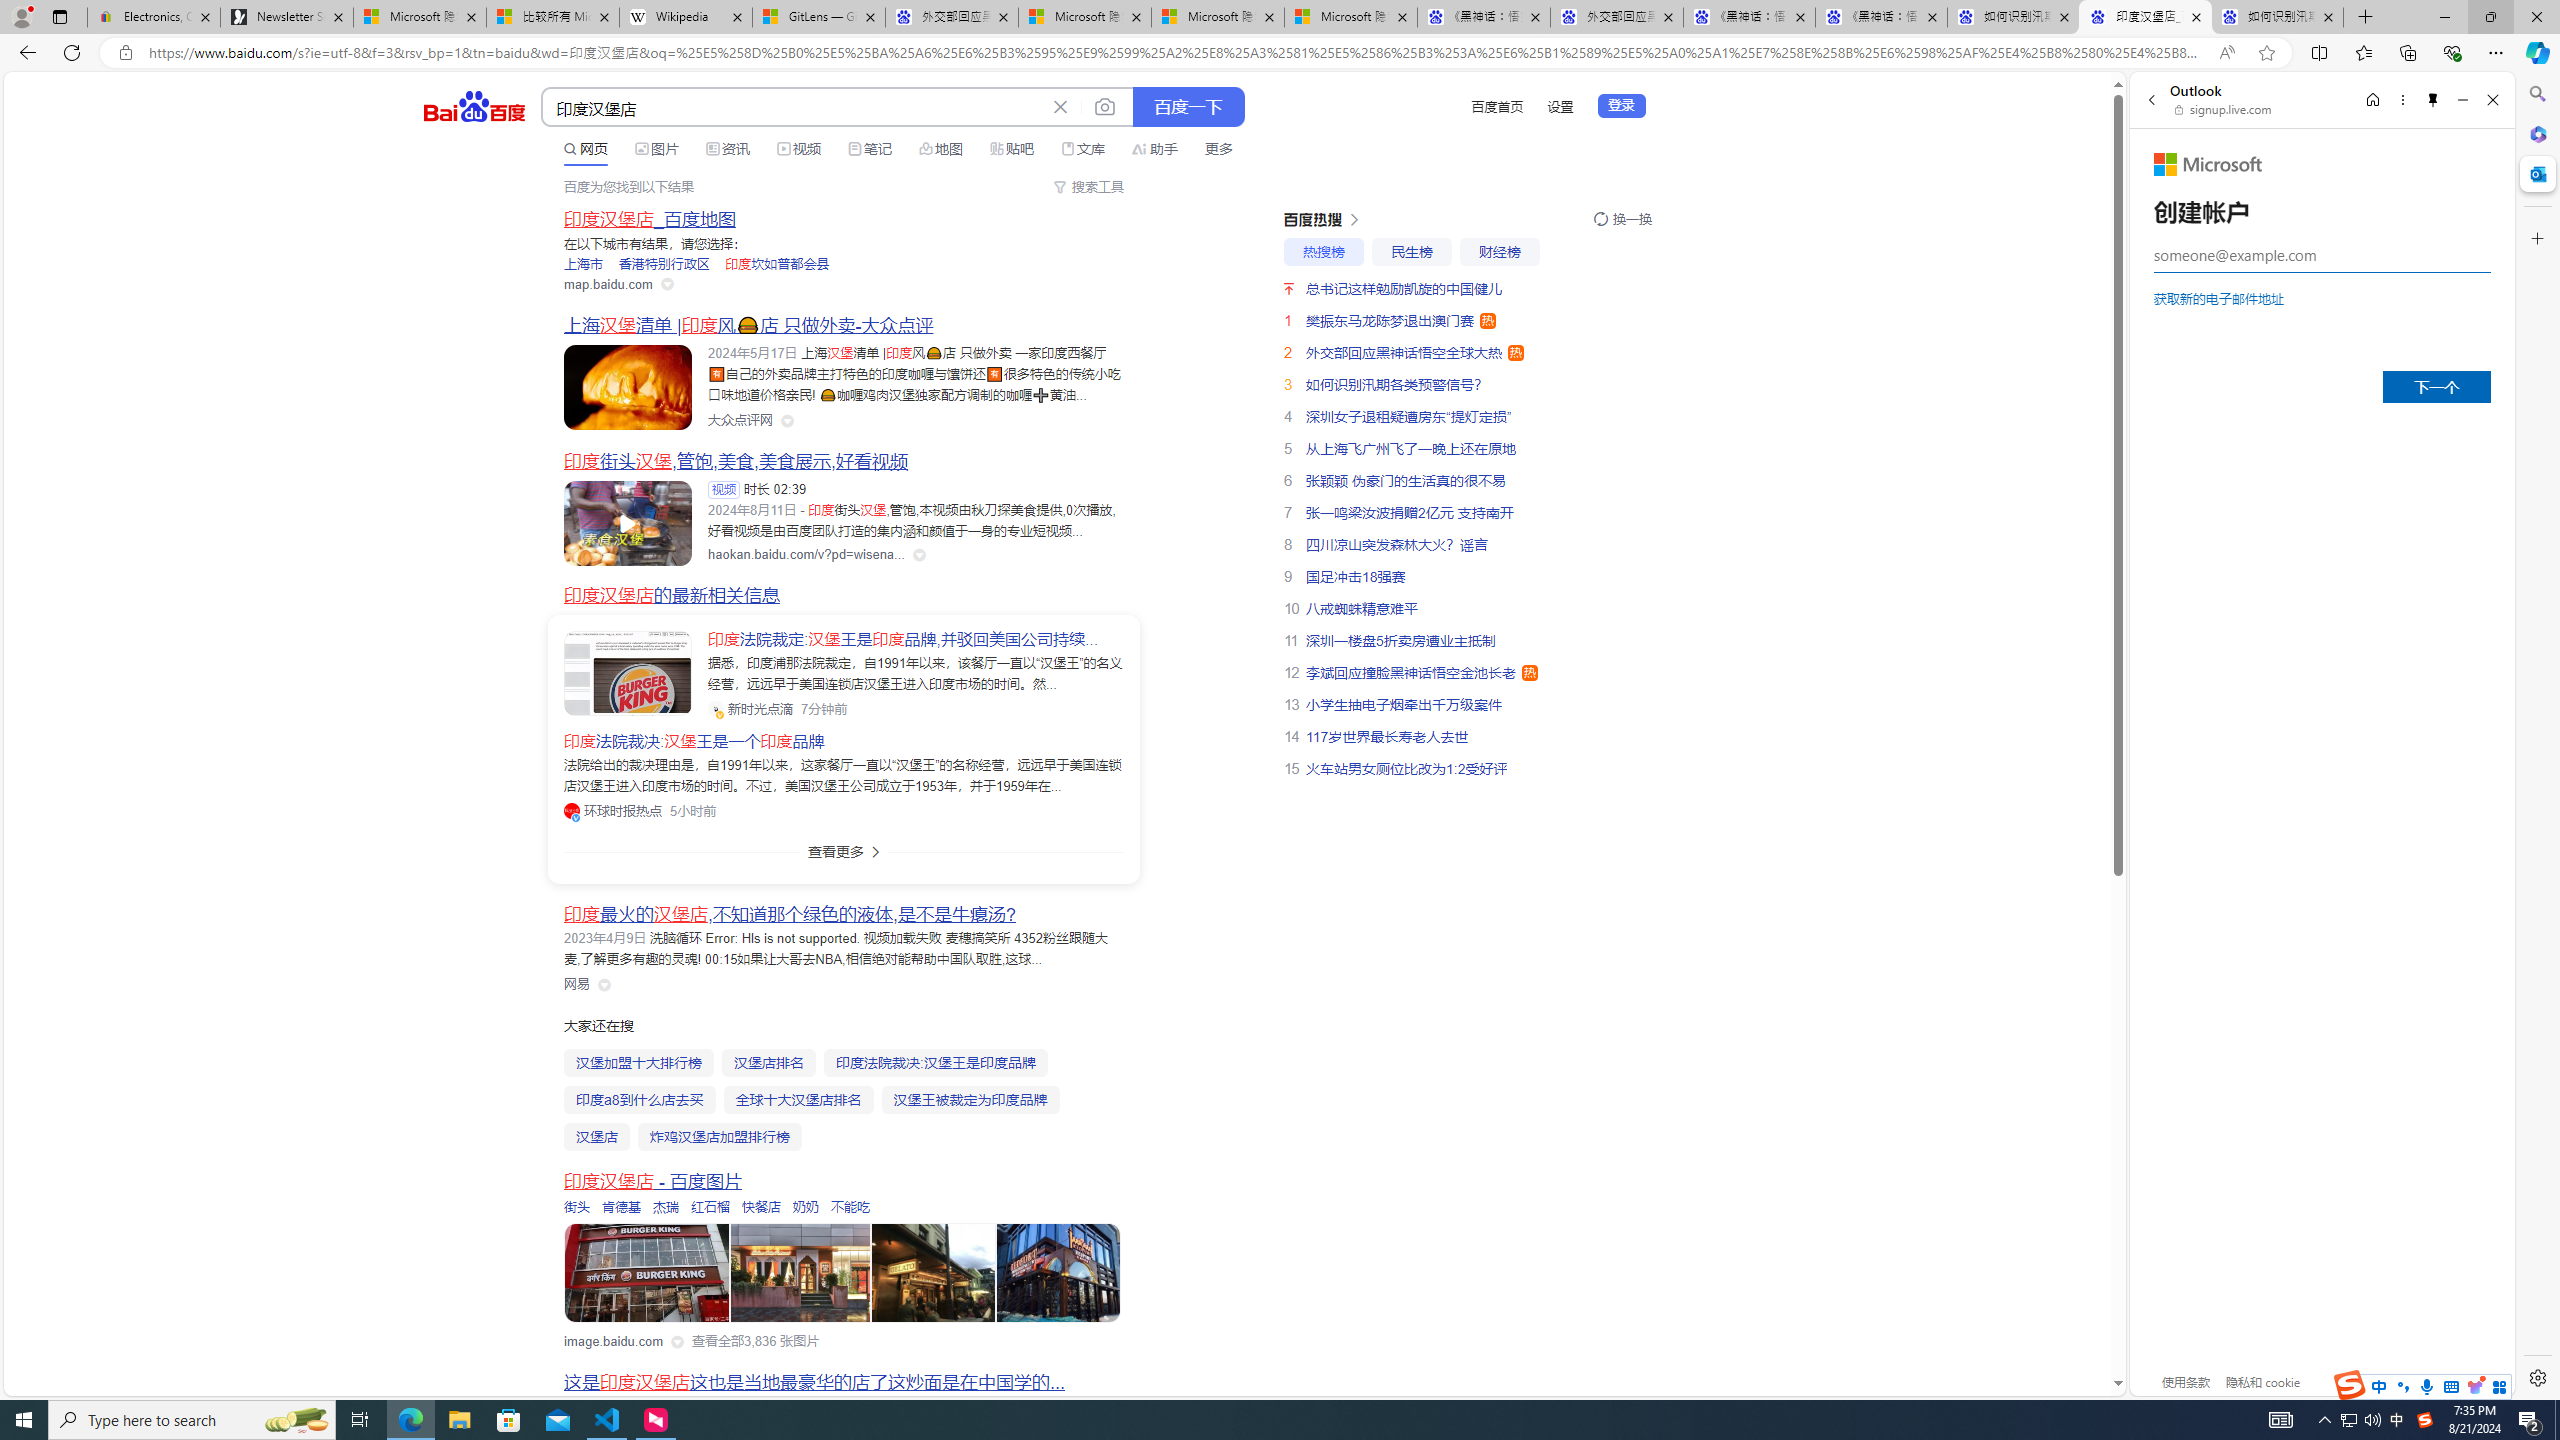 This screenshot has height=1440, width=2560. What do you see at coordinates (627, 673) in the screenshot?
I see `'Class: c-img c-img-radius-large'` at bounding box center [627, 673].